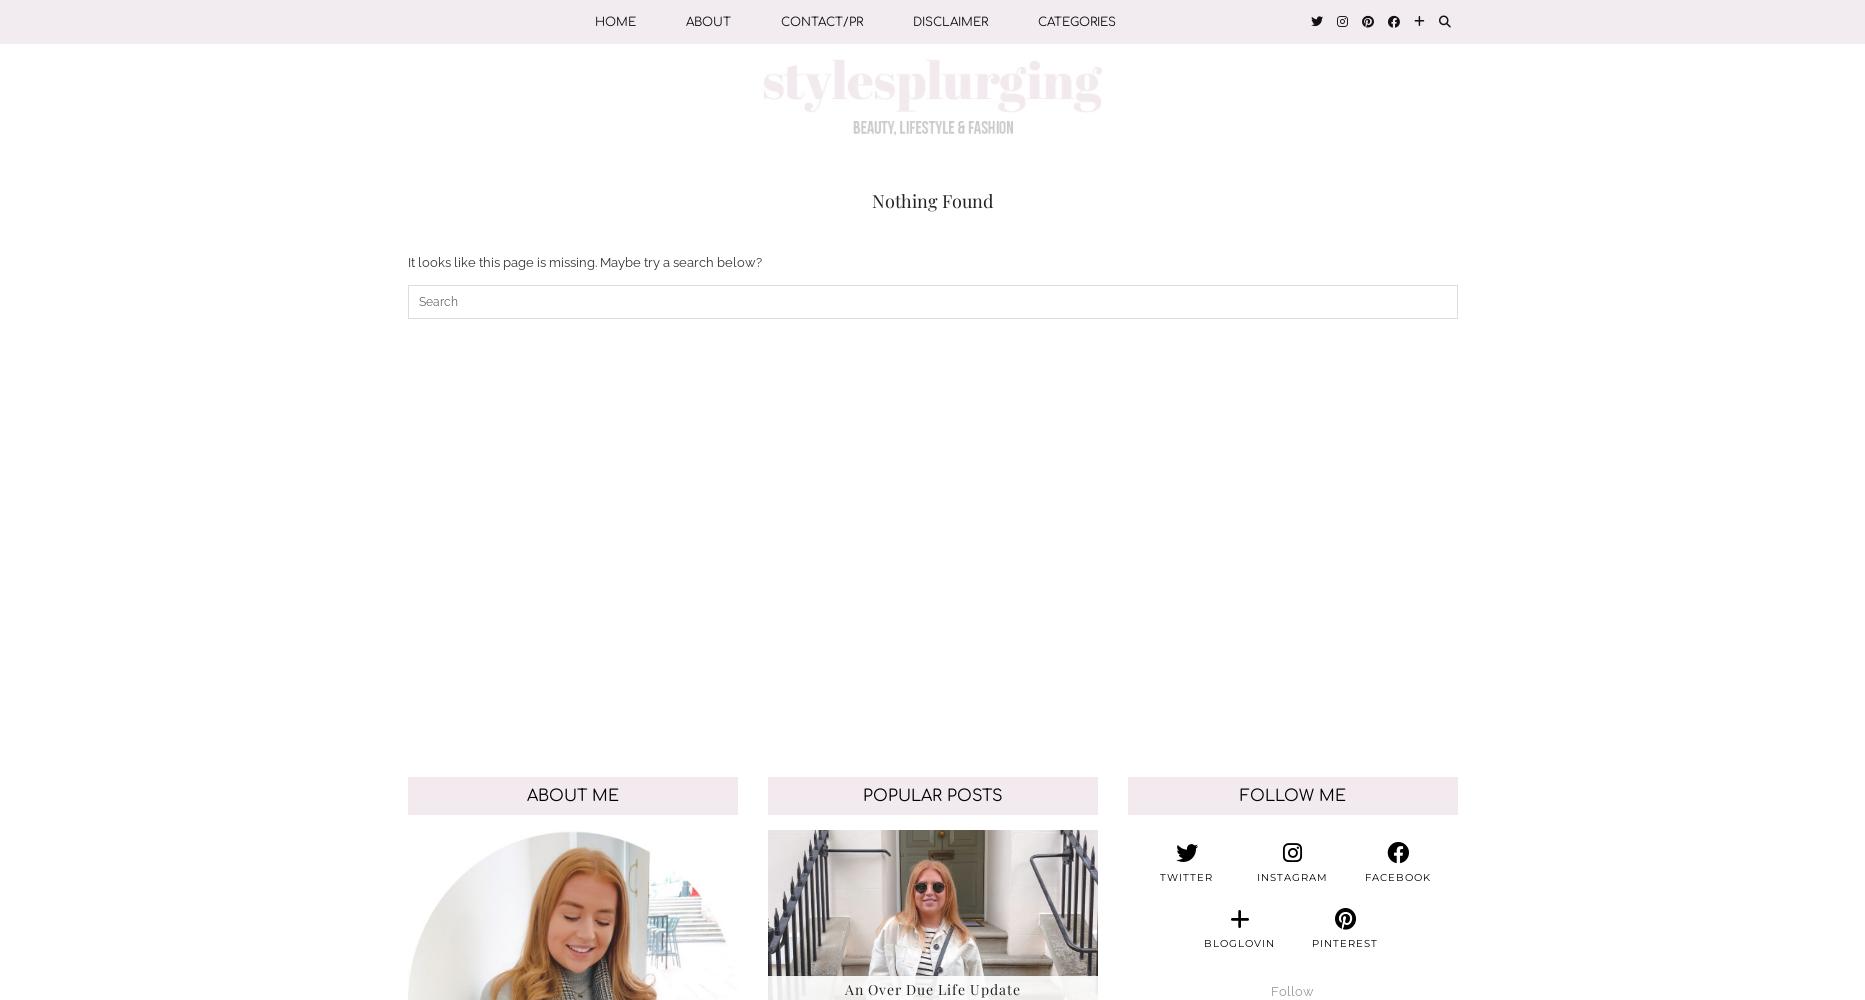  Describe the element at coordinates (593, 22) in the screenshot. I see `'Home'` at that location.